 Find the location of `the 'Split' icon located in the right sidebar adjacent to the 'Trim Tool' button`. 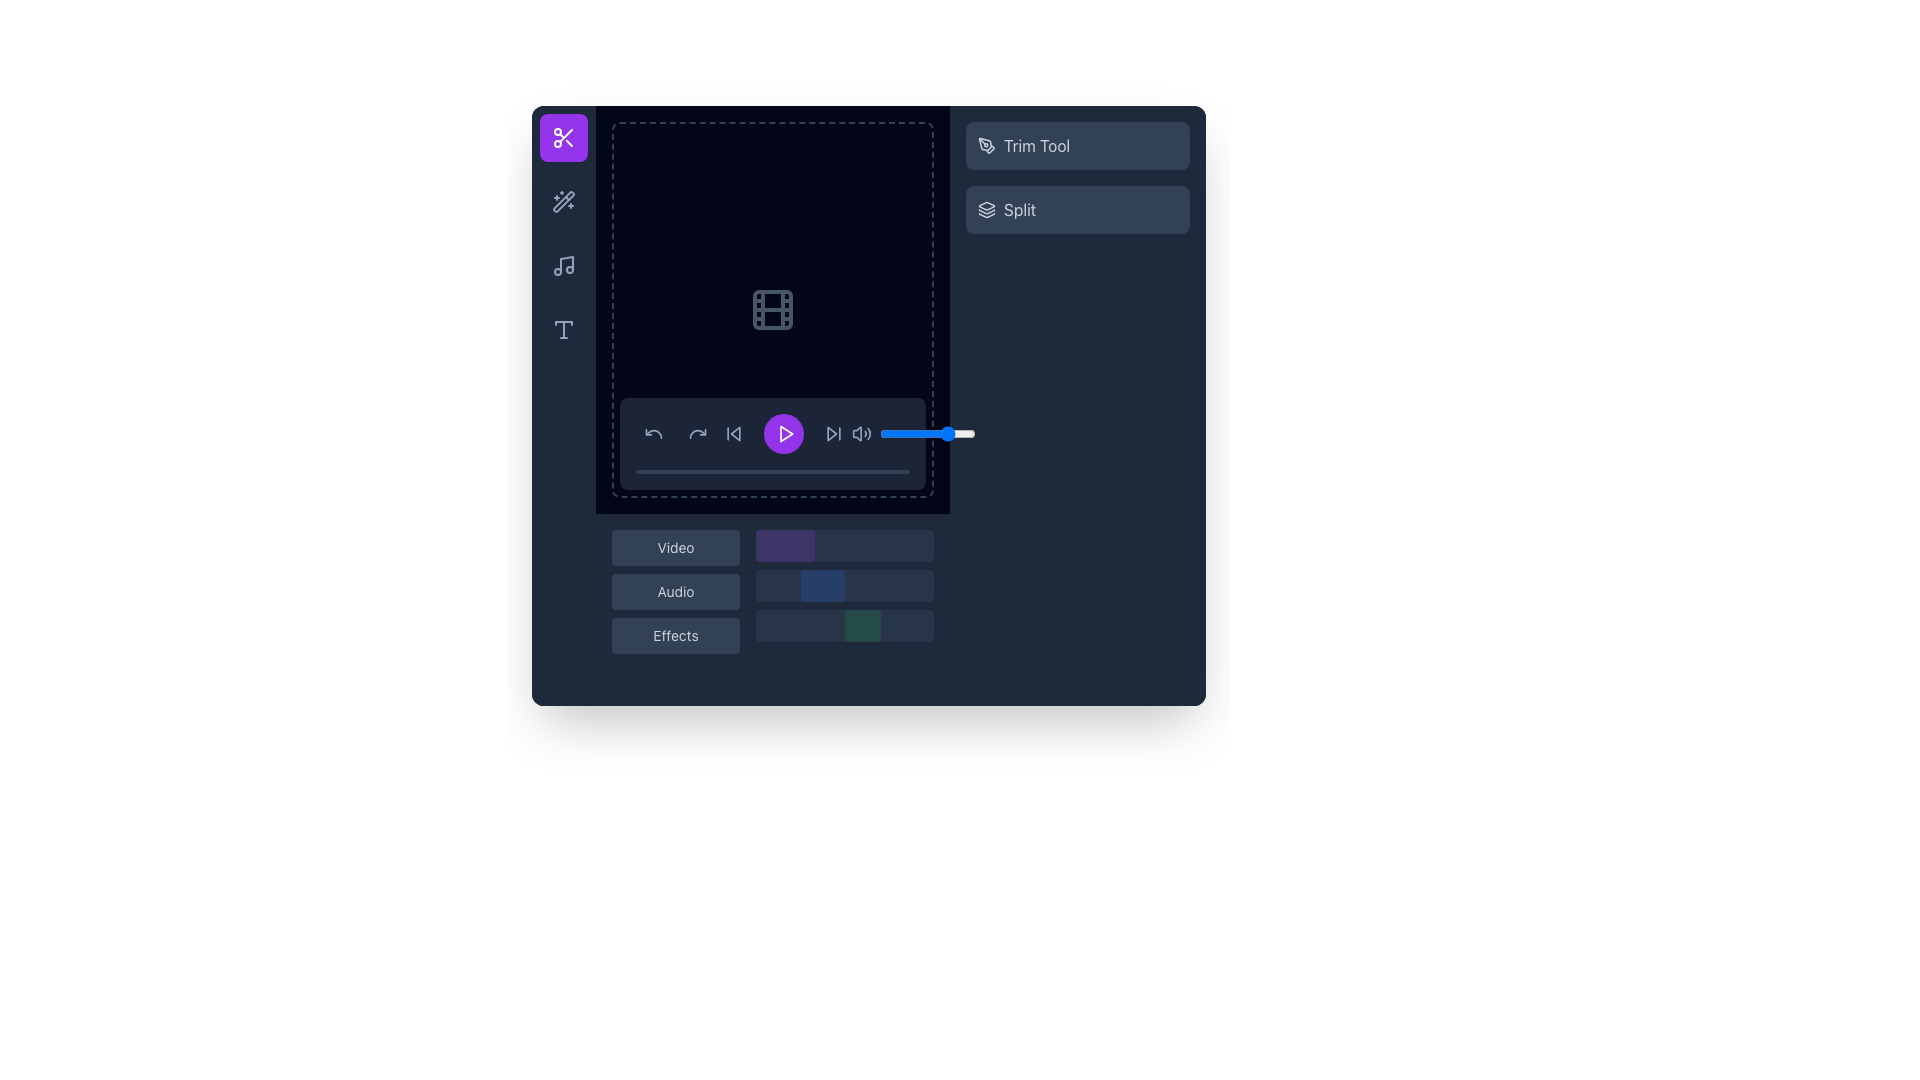

the 'Split' icon located in the right sidebar adjacent to the 'Trim Tool' button is located at coordinates (987, 209).